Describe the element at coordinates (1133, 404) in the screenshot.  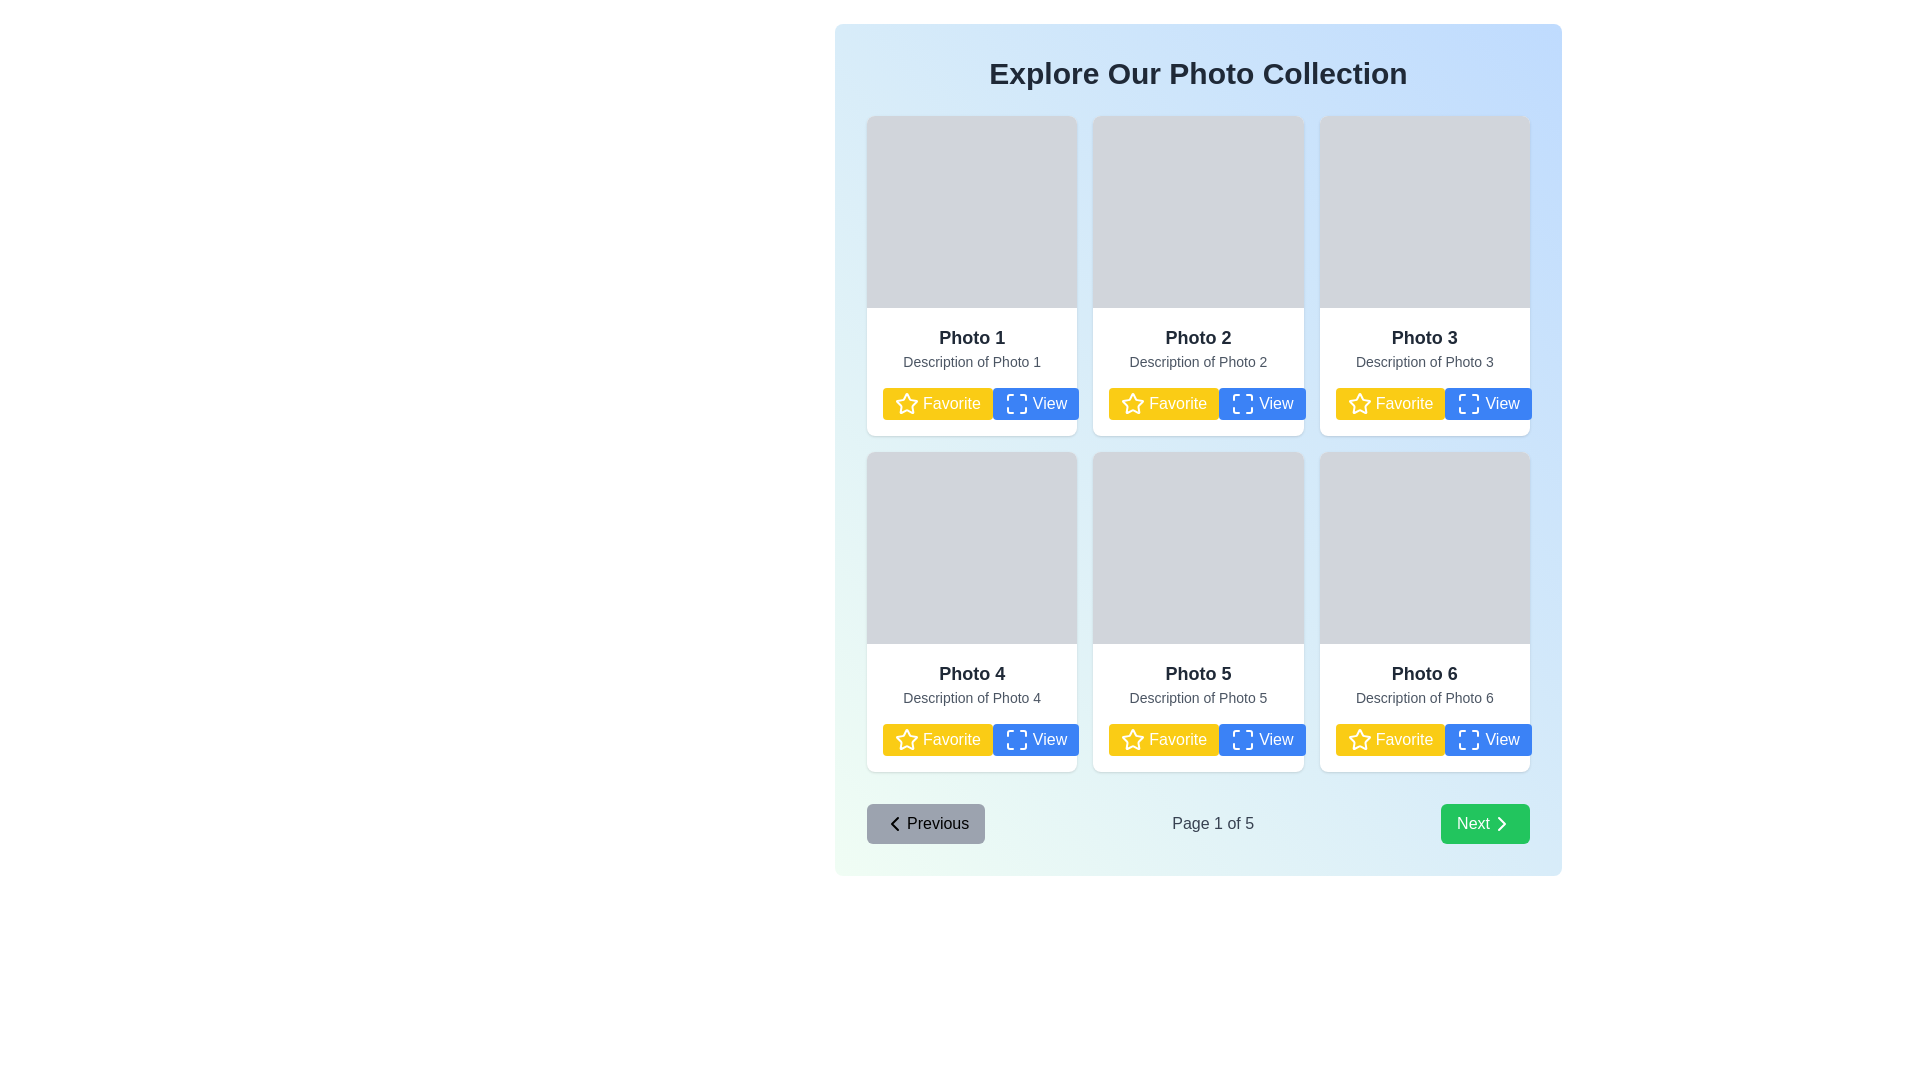
I see `the star-shaped icon within the yellow 'Favorite' button` at that location.